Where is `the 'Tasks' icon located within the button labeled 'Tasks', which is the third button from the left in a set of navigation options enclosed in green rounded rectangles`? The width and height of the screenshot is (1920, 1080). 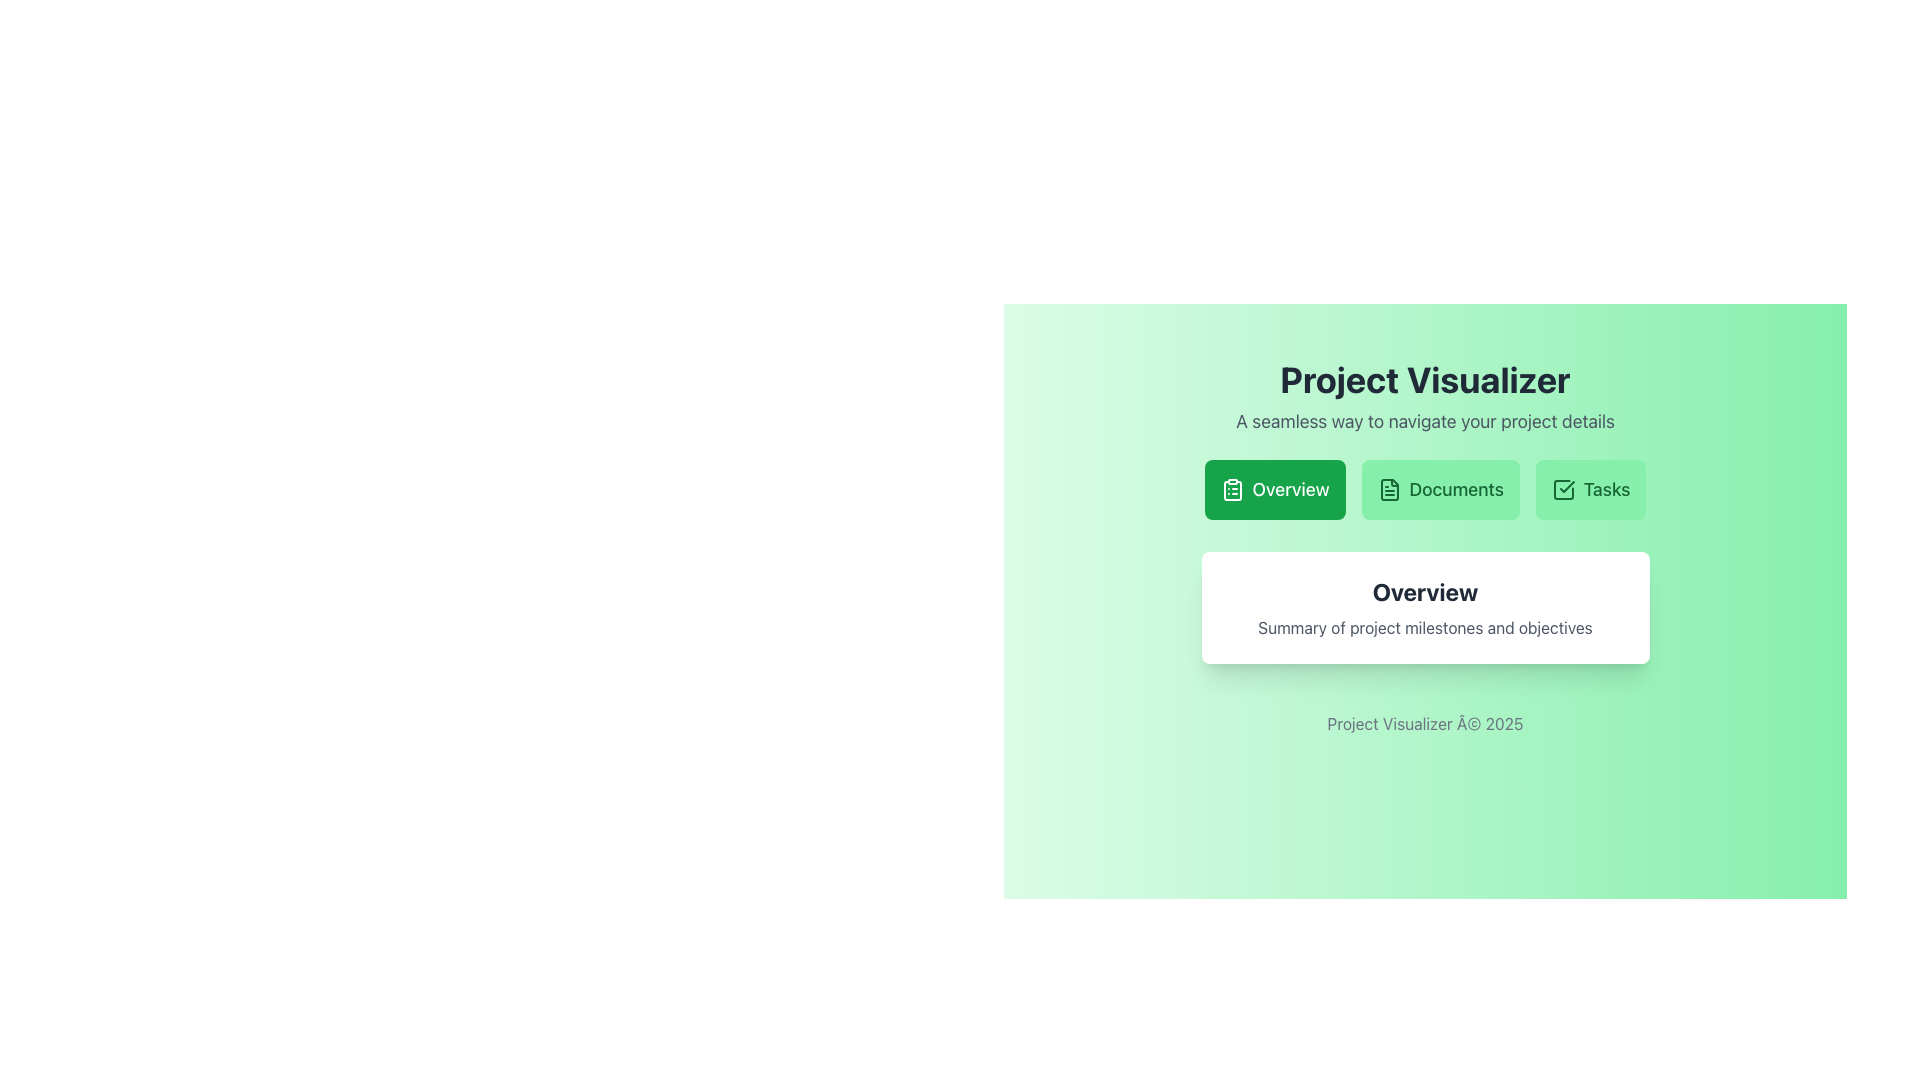
the 'Tasks' icon located within the button labeled 'Tasks', which is the third button from the left in a set of navigation options enclosed in green rounded rectangles is located at coordinates (1562, 489).